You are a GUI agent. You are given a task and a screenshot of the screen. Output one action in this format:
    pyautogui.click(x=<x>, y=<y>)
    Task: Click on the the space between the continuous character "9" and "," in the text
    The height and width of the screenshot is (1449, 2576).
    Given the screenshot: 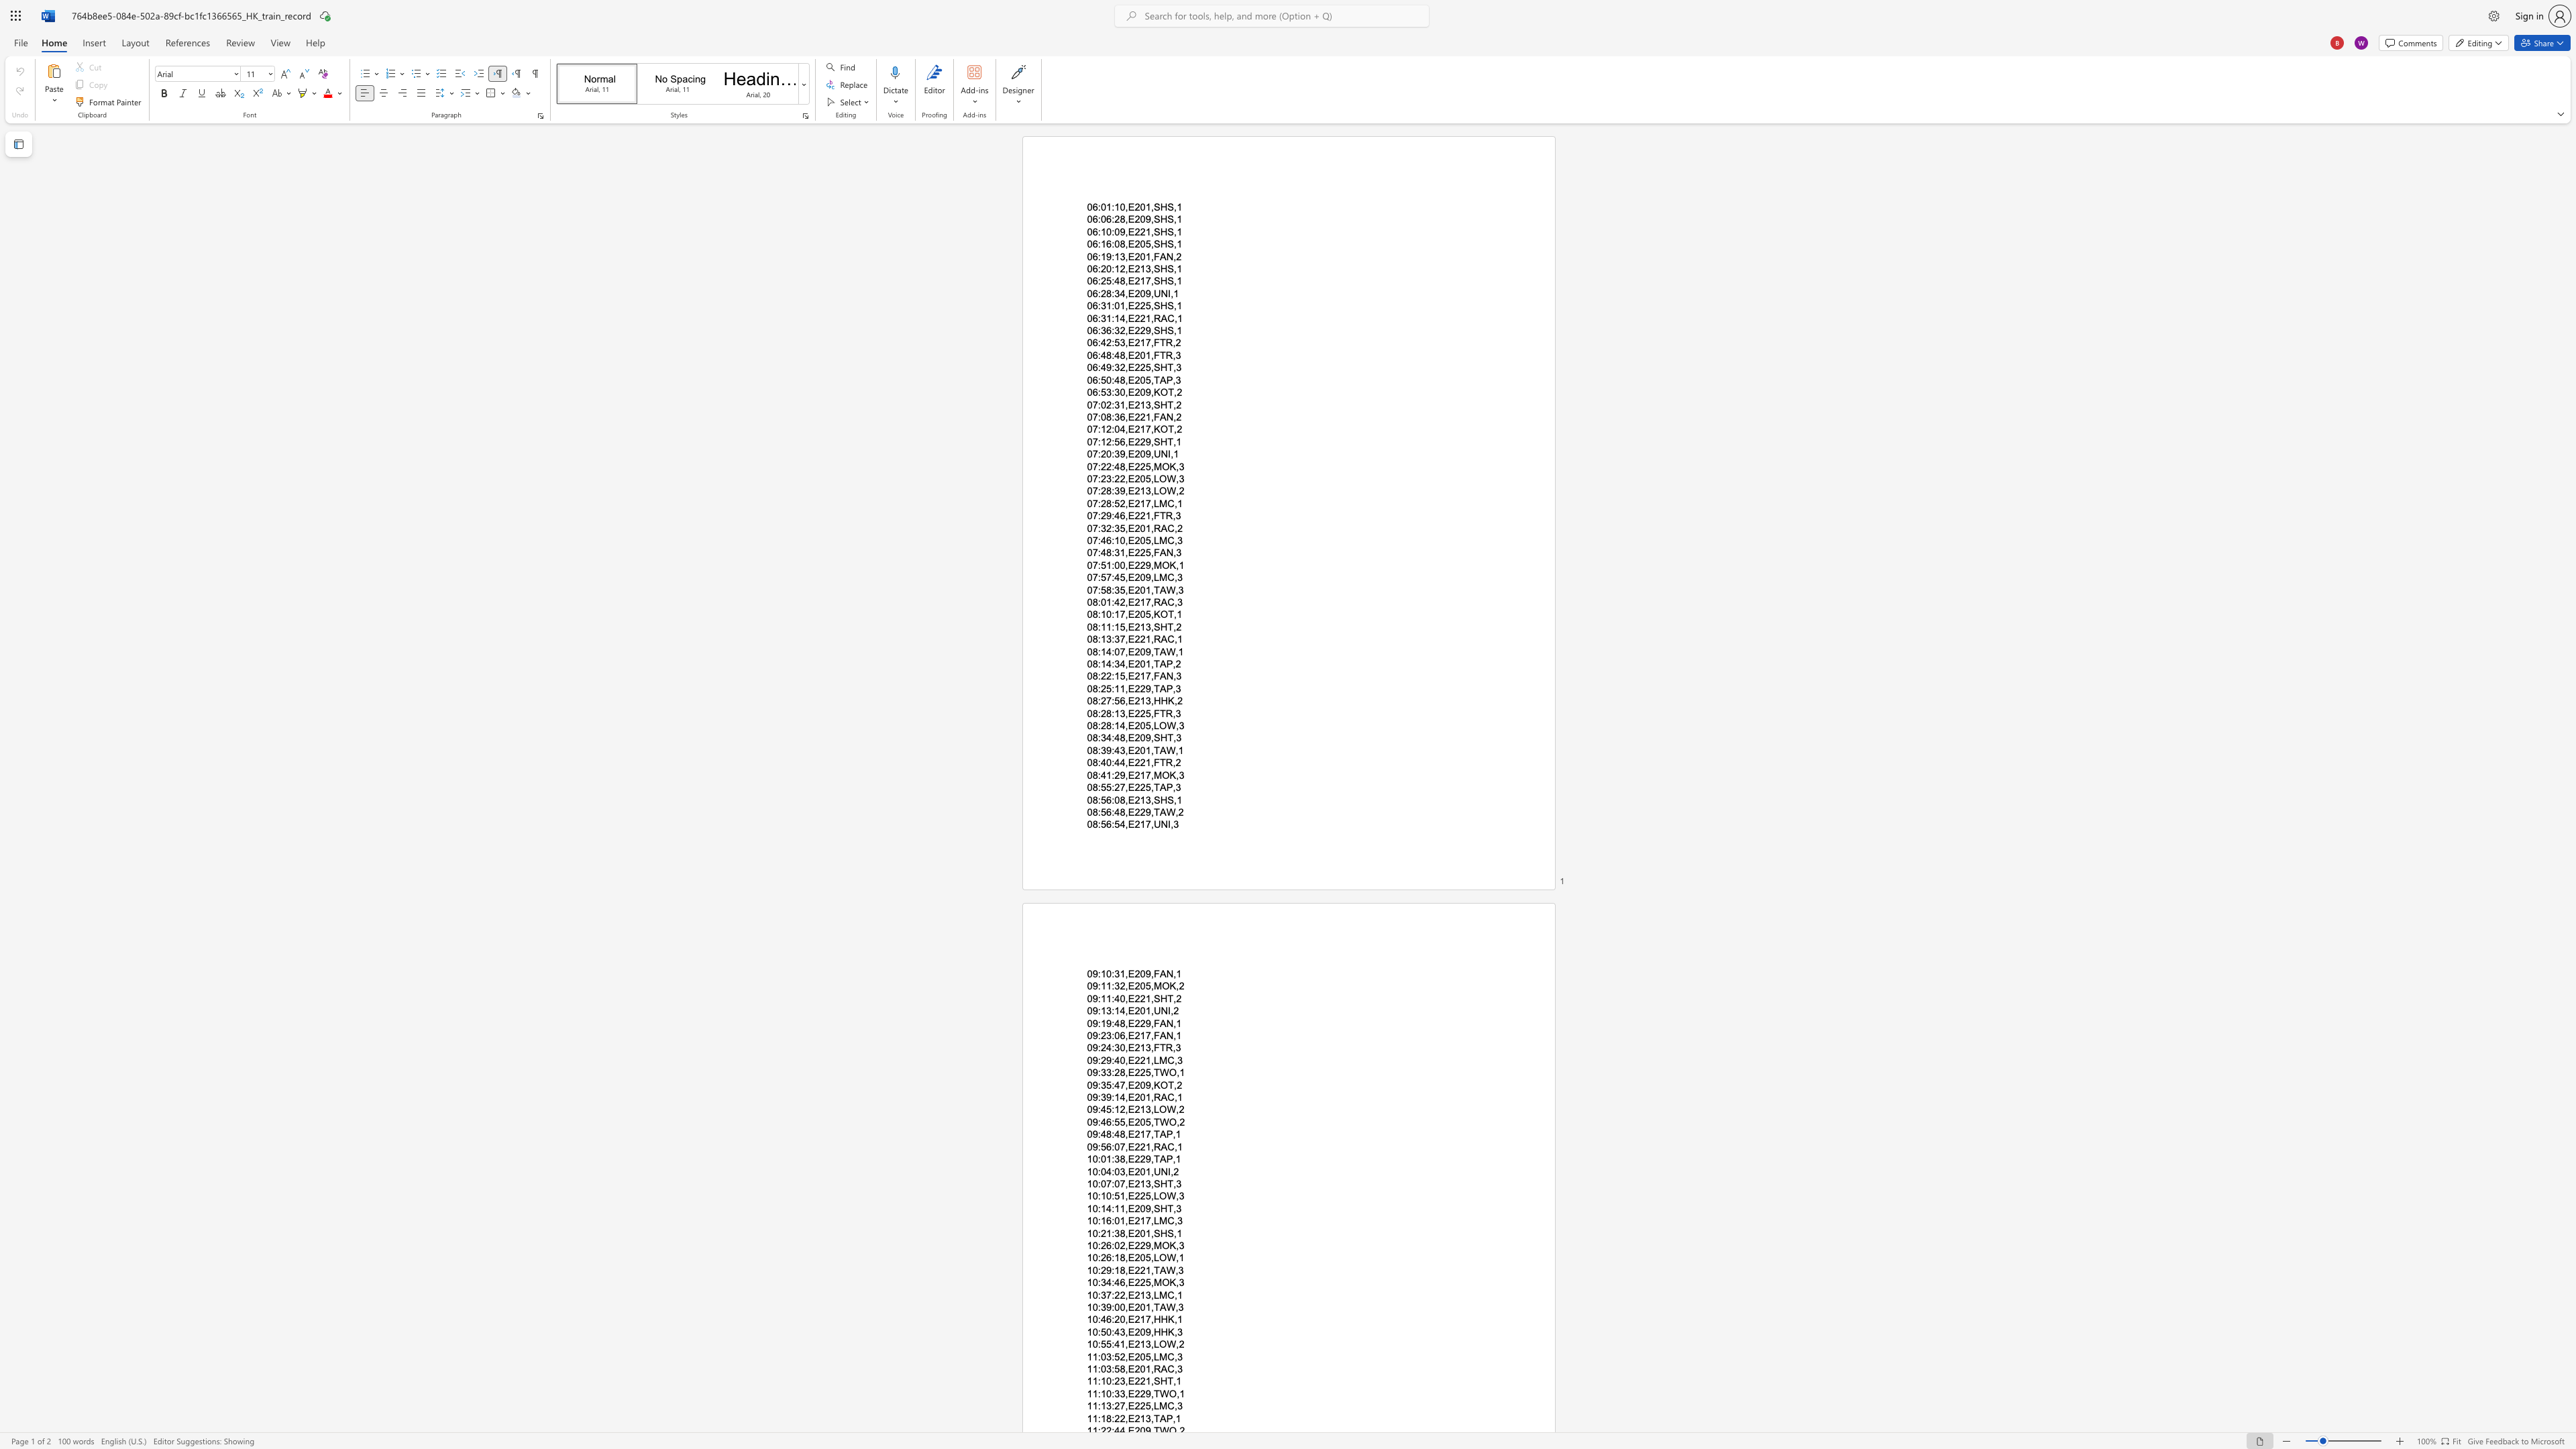 What is the action you would take?
    pyautogui.click(x=1124, y=230)
    